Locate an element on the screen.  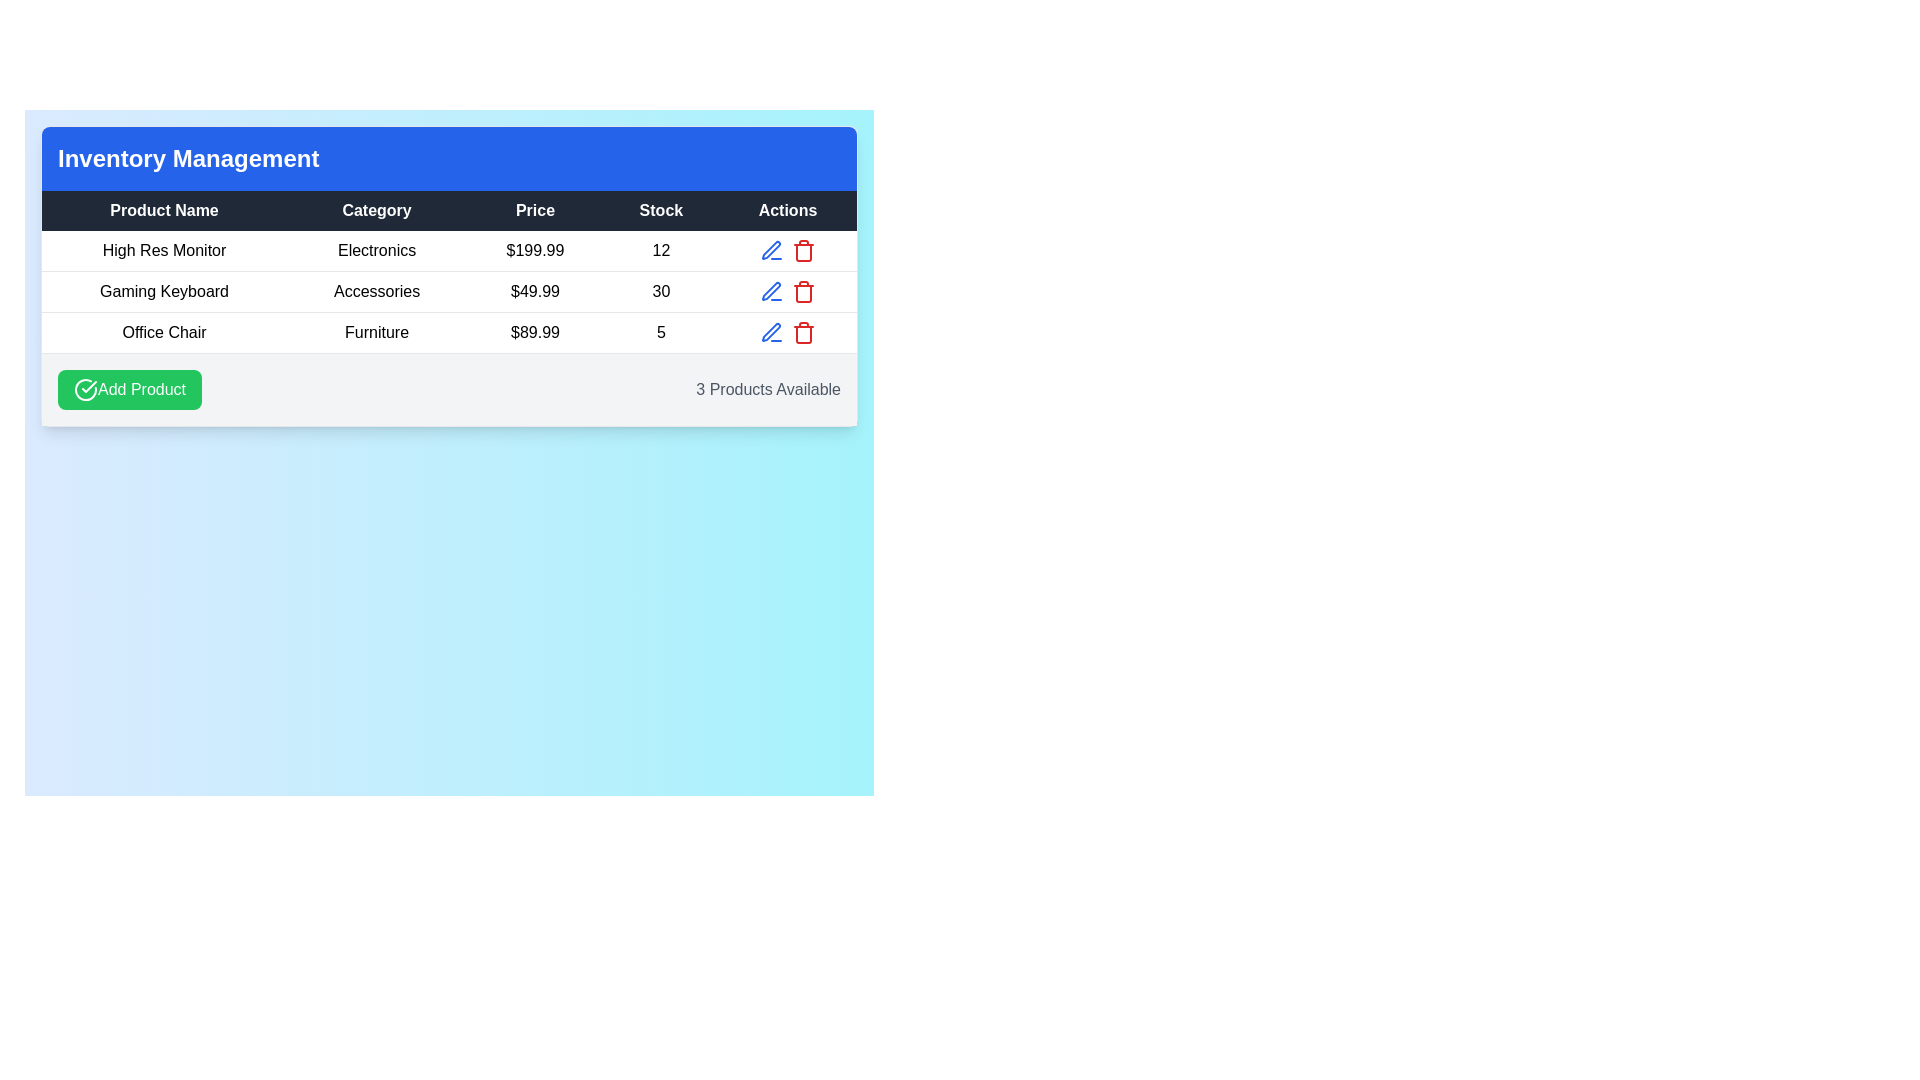
the blue pen icon in the 'Actions' column for the 'High Res Monitor' product is located at coordinates (771, 249).